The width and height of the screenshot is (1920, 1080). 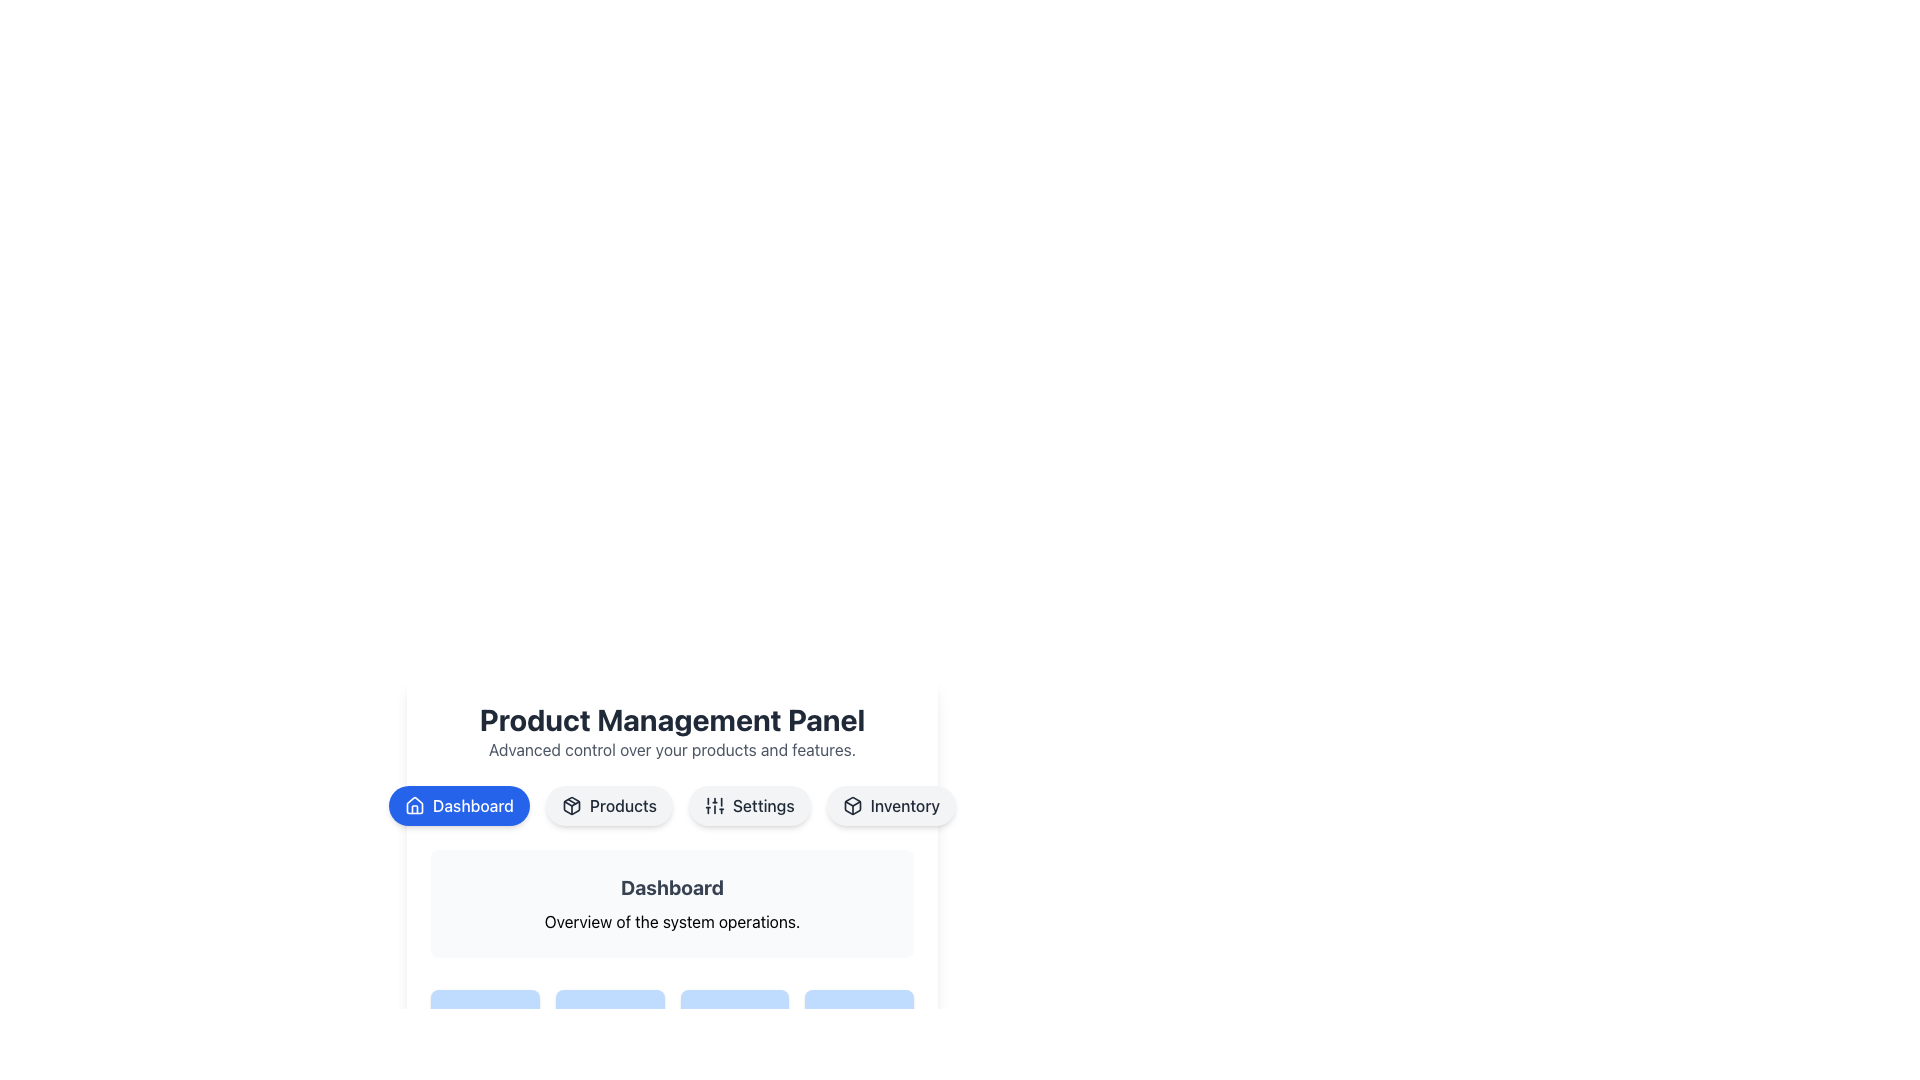 I want to click on the third button in the navigation bar under the 'Product Management Panel', so click(x=748, y=805).